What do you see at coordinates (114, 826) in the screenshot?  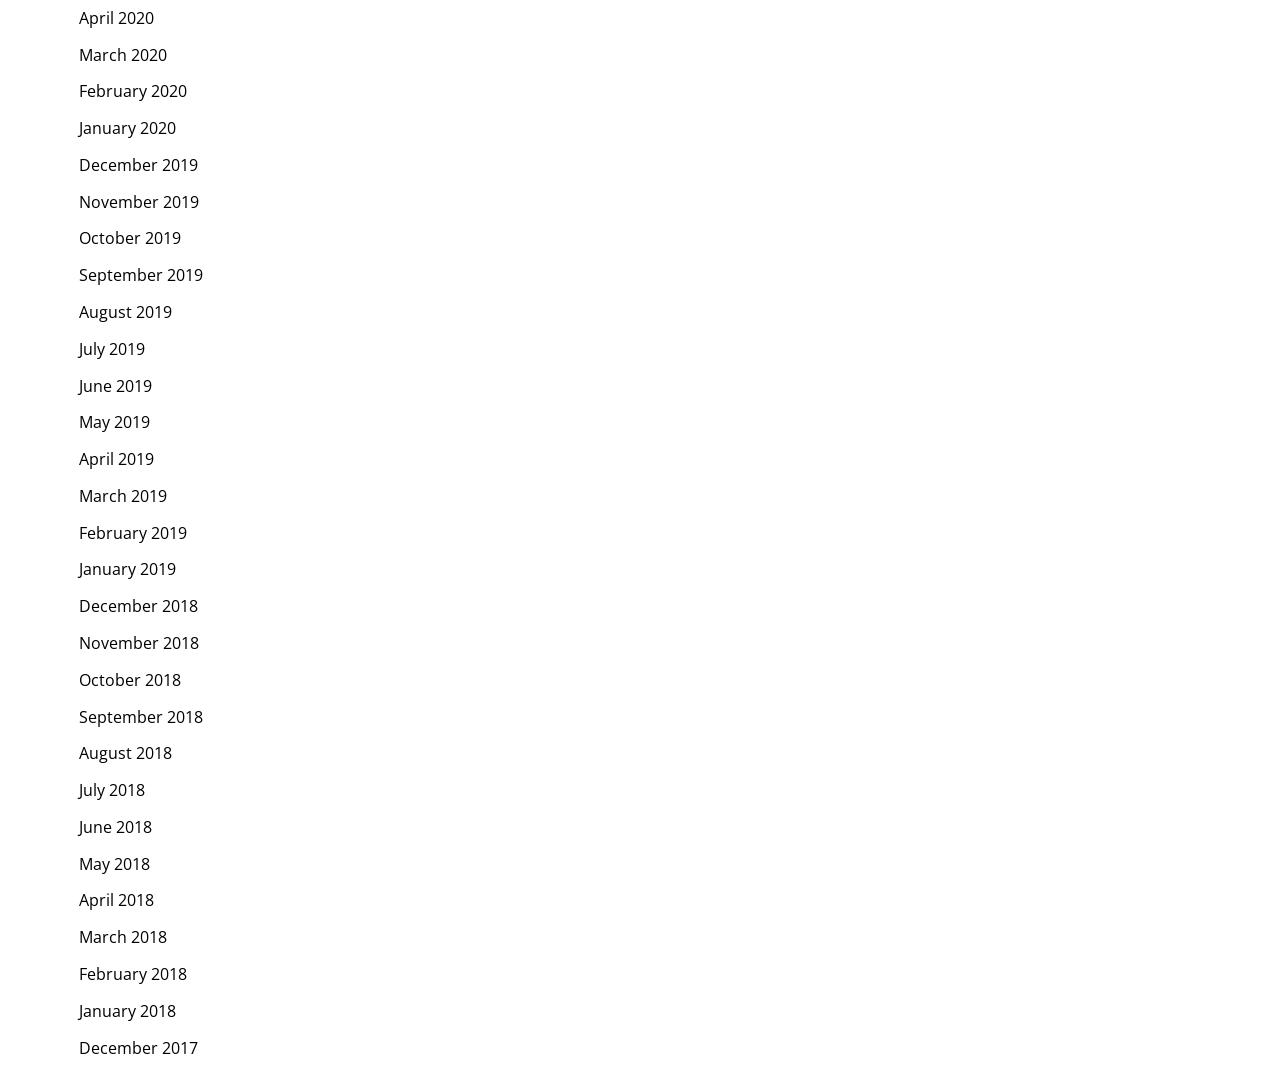 I see `'June 2018'` at bounding box center [114, 826].